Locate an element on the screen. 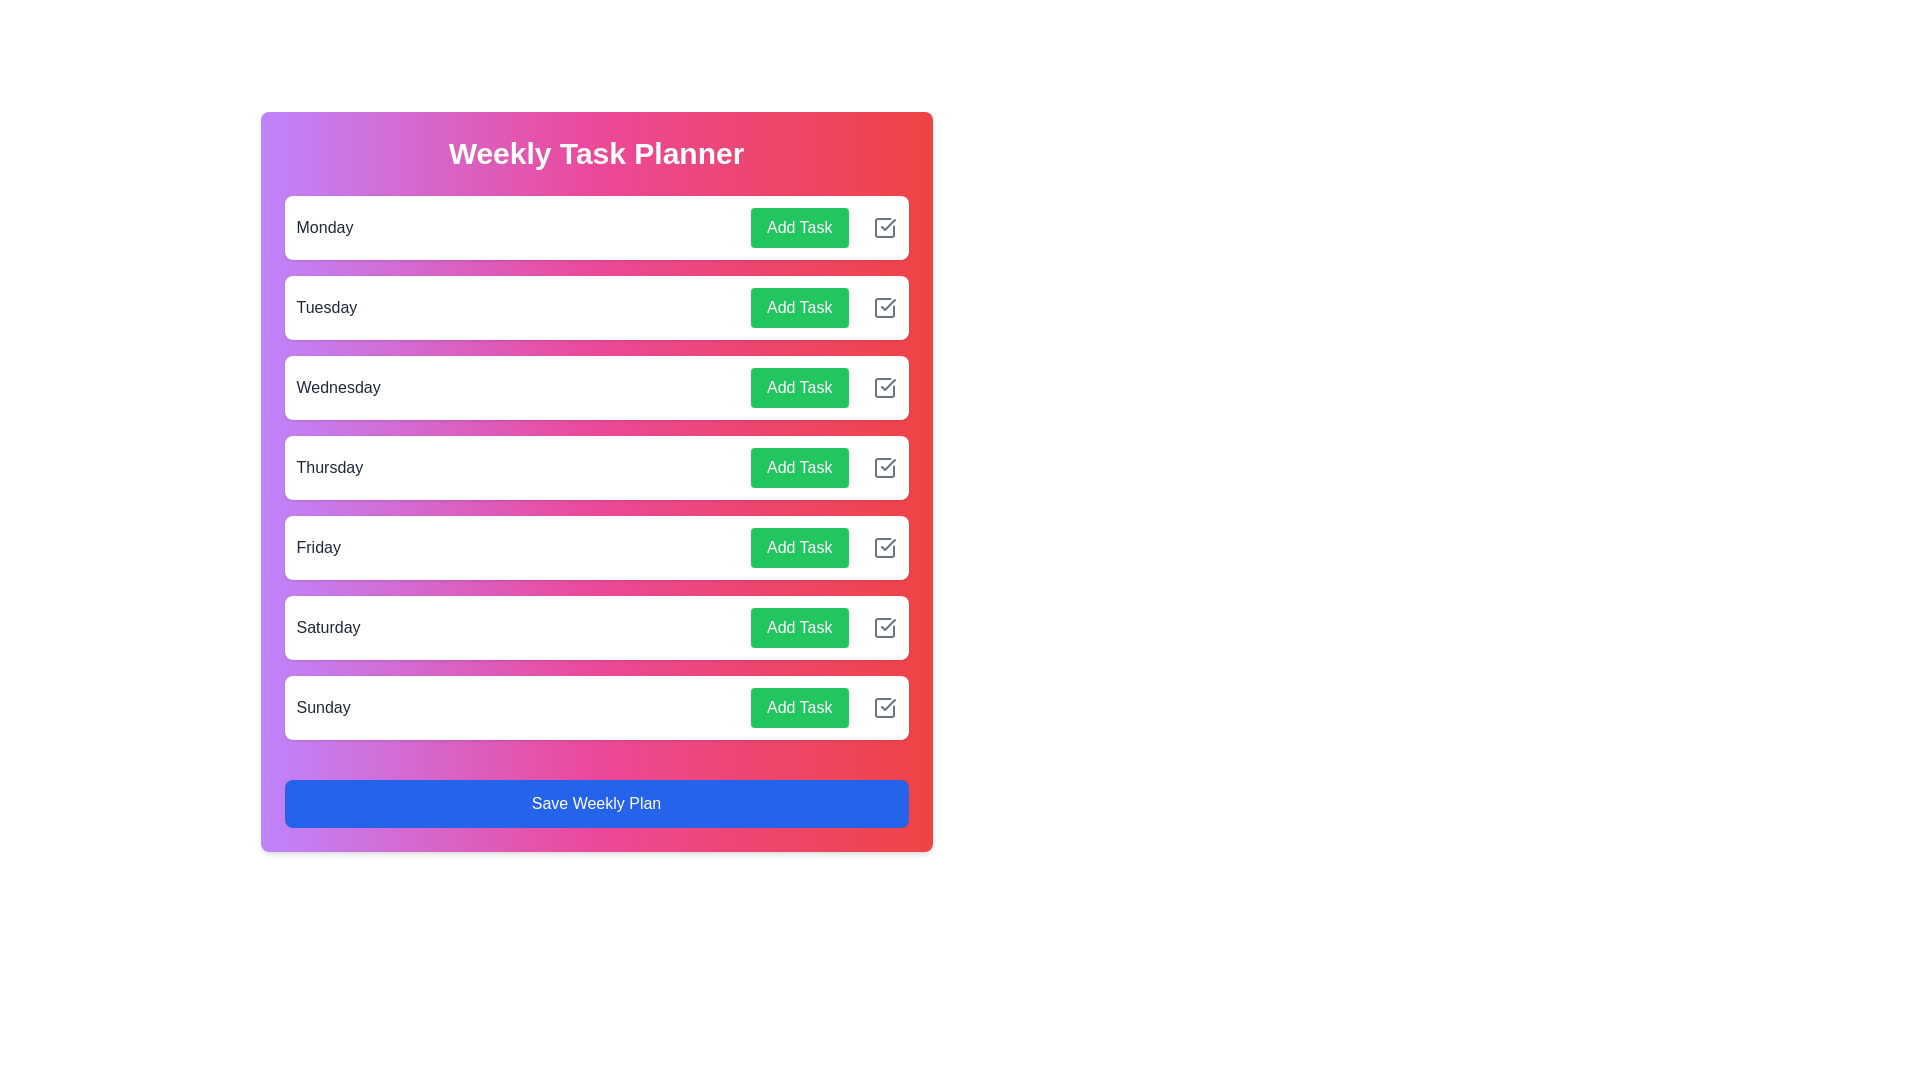 The width and height of the screenshot is (1920, 1080). the day name Saturday is located at coordinates (328, 627).